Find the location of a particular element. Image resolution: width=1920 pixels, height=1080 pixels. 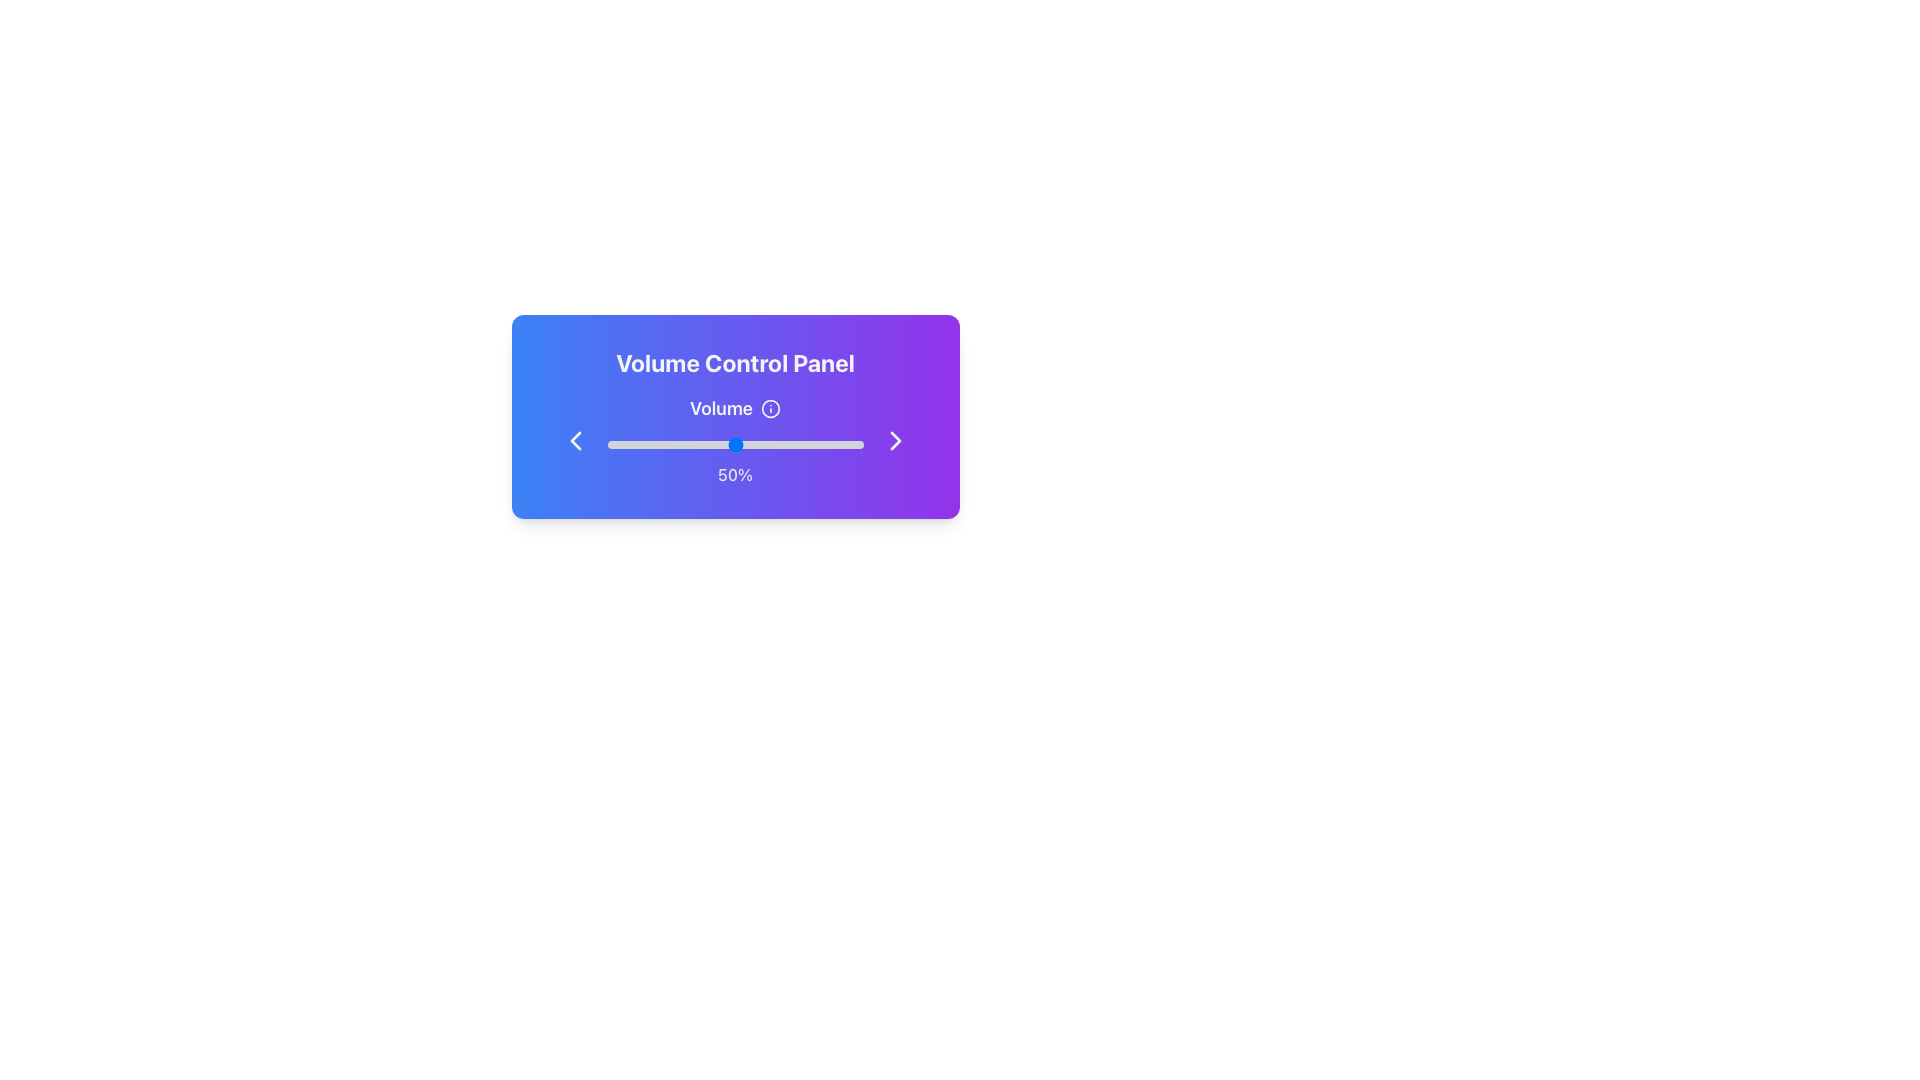

the slider is located at coordinates (845, 443).